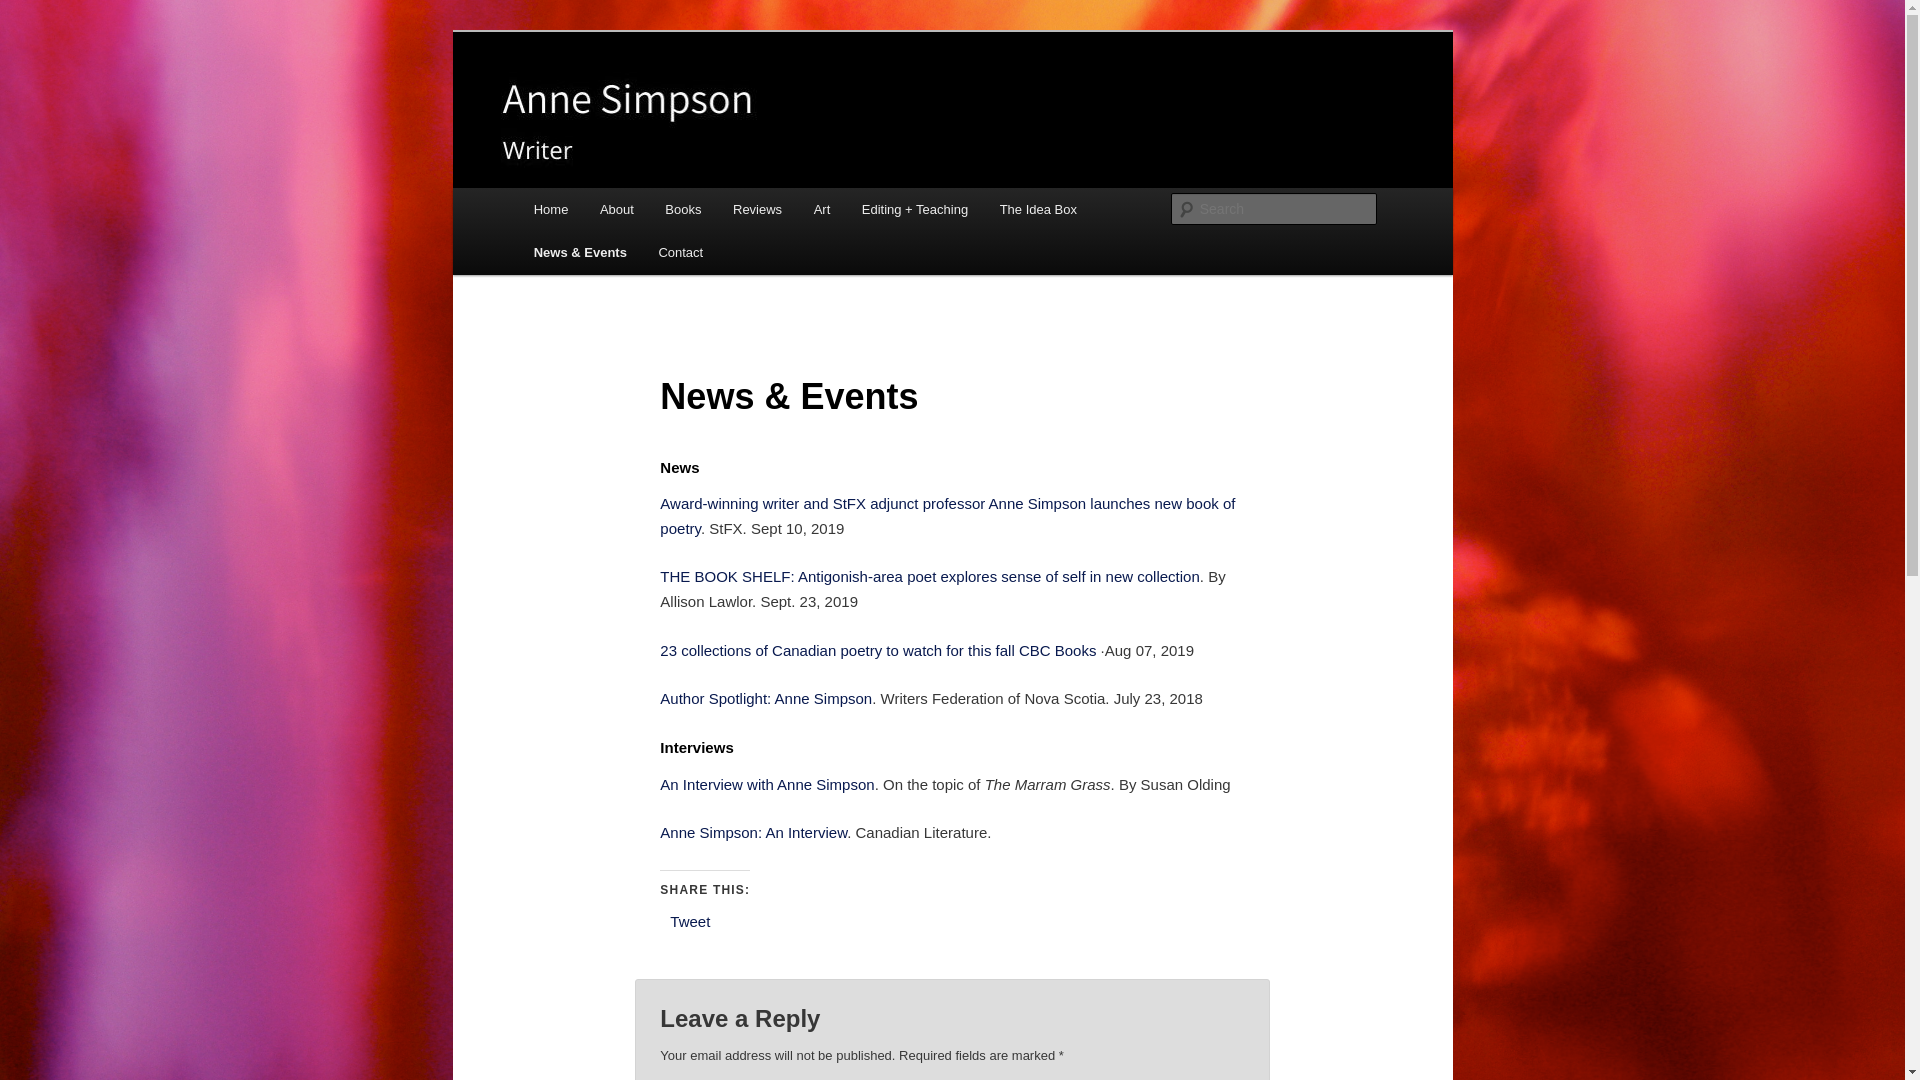  Describe the element at coordinates (518, 251) in the screenshot. I see `'News & Events'` at that location.